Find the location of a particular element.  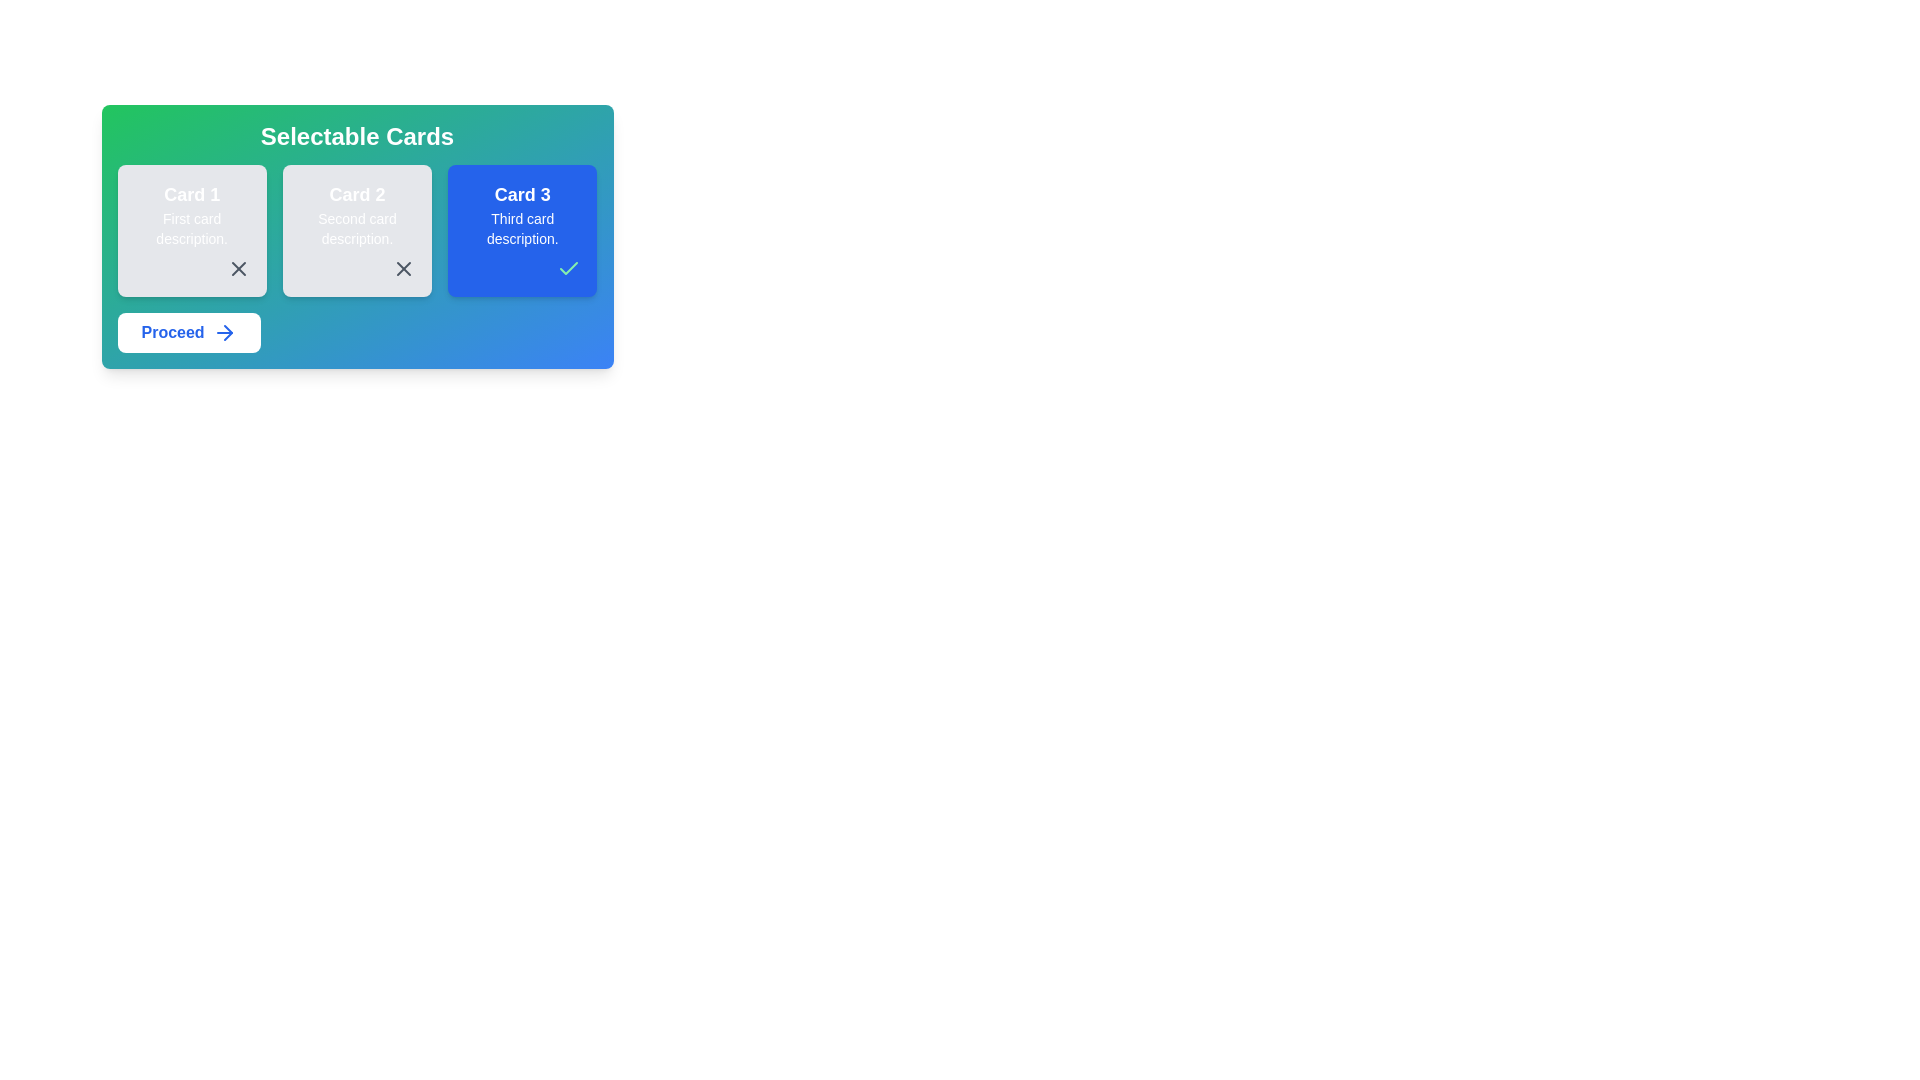

the card with title Card 2 is located at coordinates (356, 230).